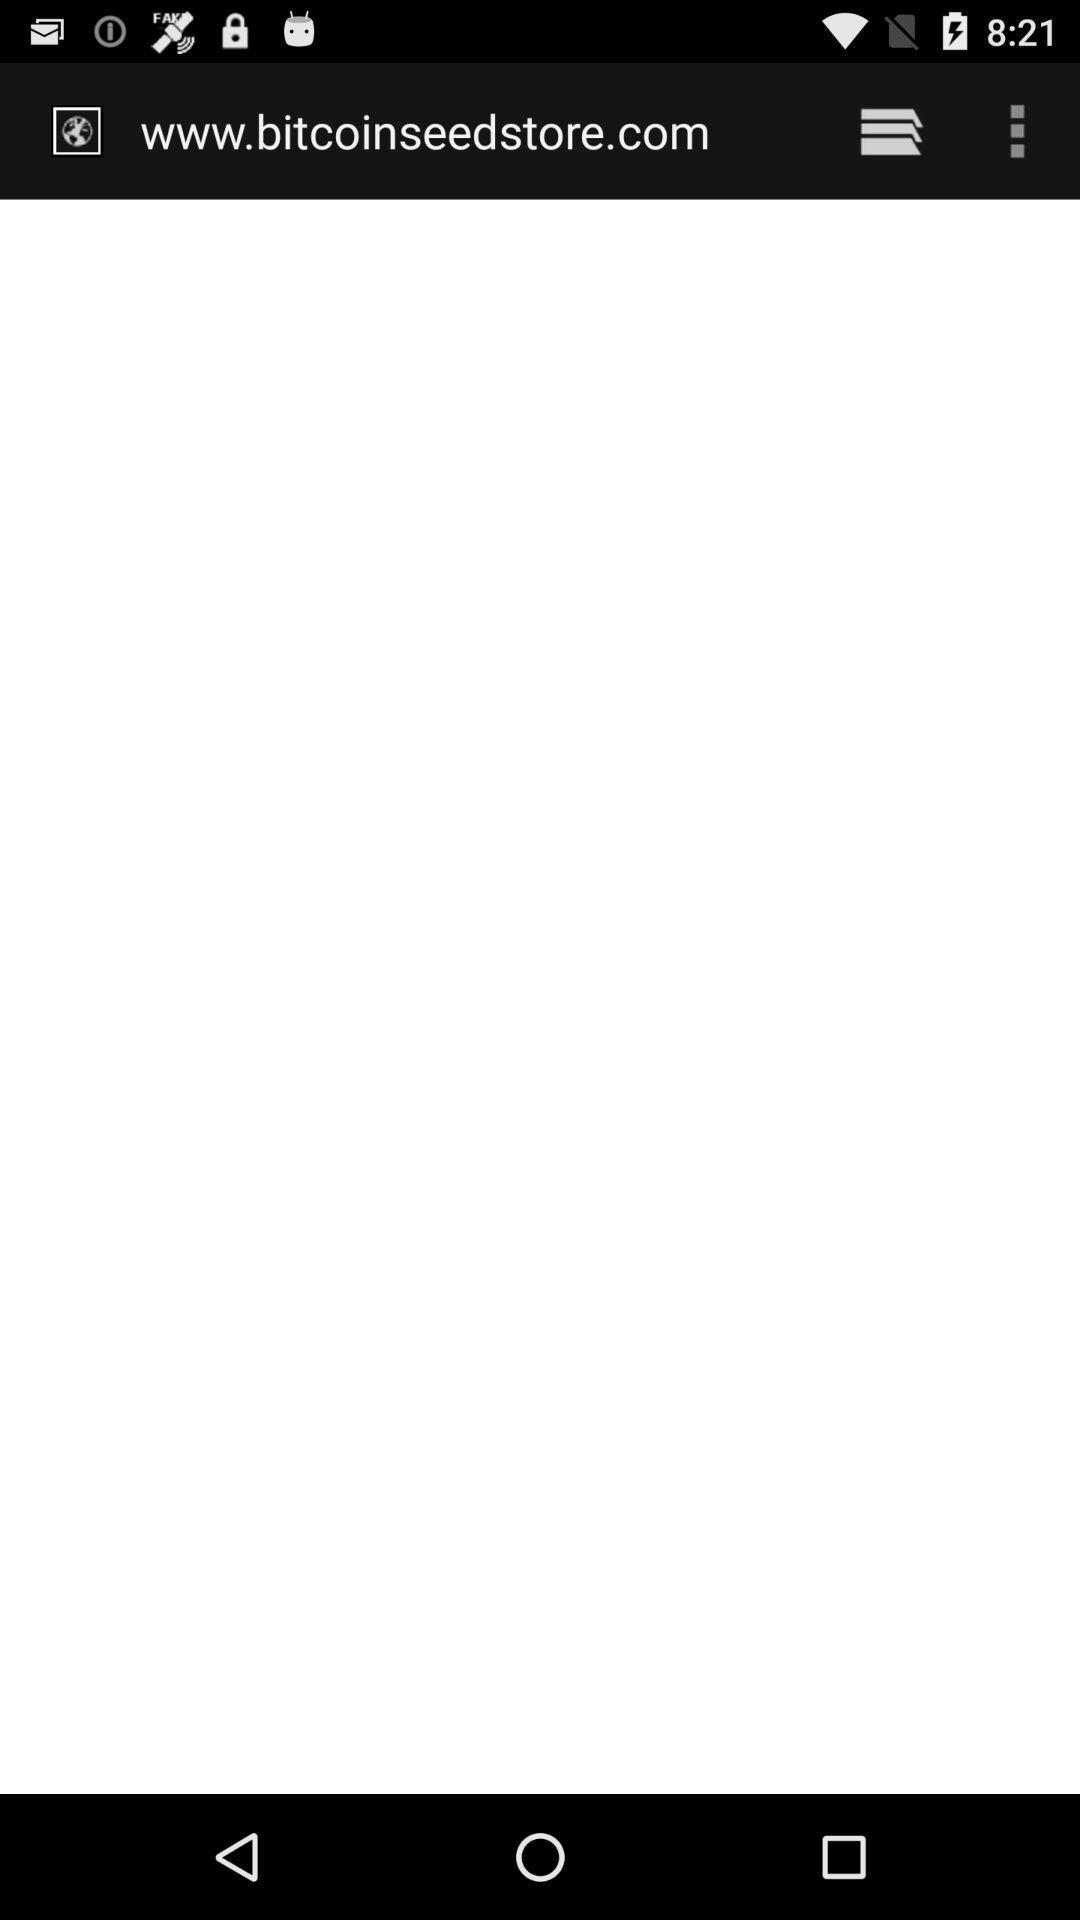 The width and height of the screenshot is (1080, 1920). Describe the element at coordinates (472, 130) in the screenshot. I see `the www.bitcoinseedstore.com item` at that location.